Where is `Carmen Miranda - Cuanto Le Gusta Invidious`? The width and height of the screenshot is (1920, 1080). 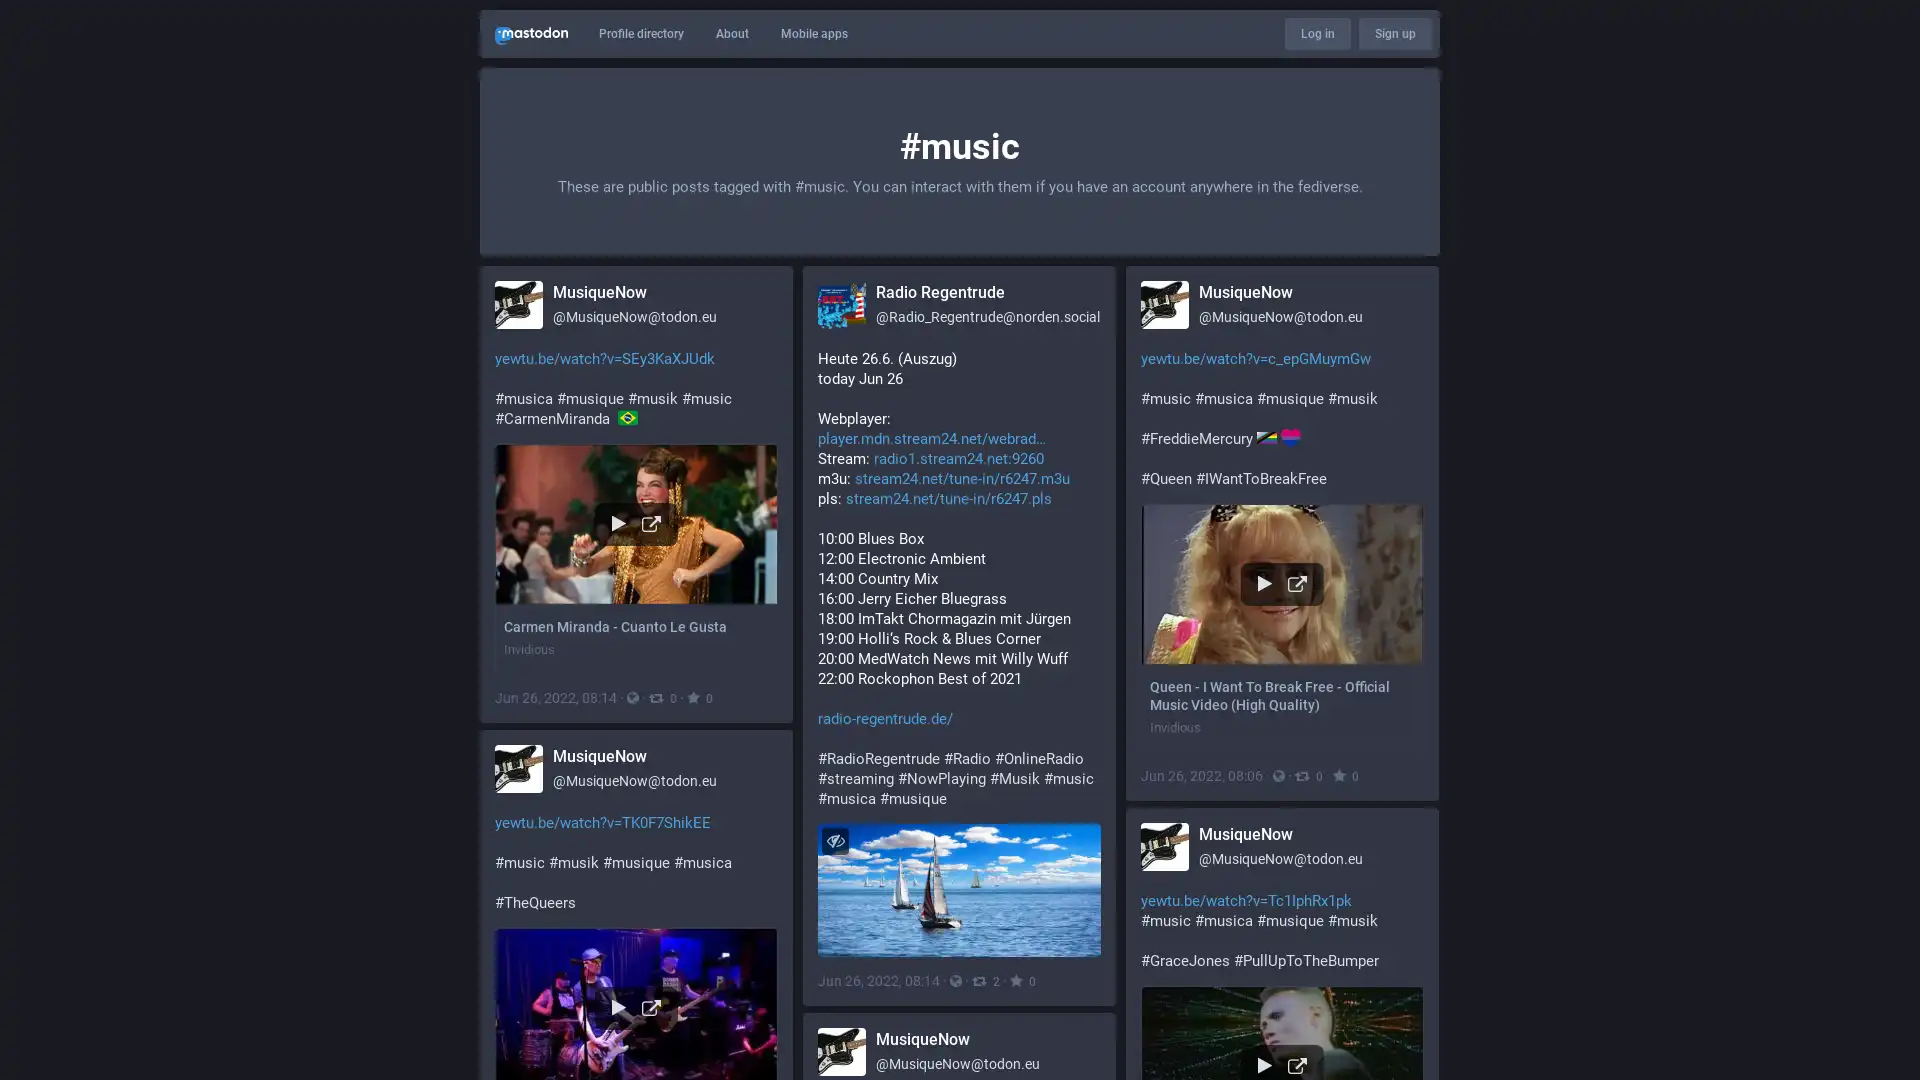
Carmen Miranda - Cuanto Le Gusta Invidious is located at coordinates (635, 558).